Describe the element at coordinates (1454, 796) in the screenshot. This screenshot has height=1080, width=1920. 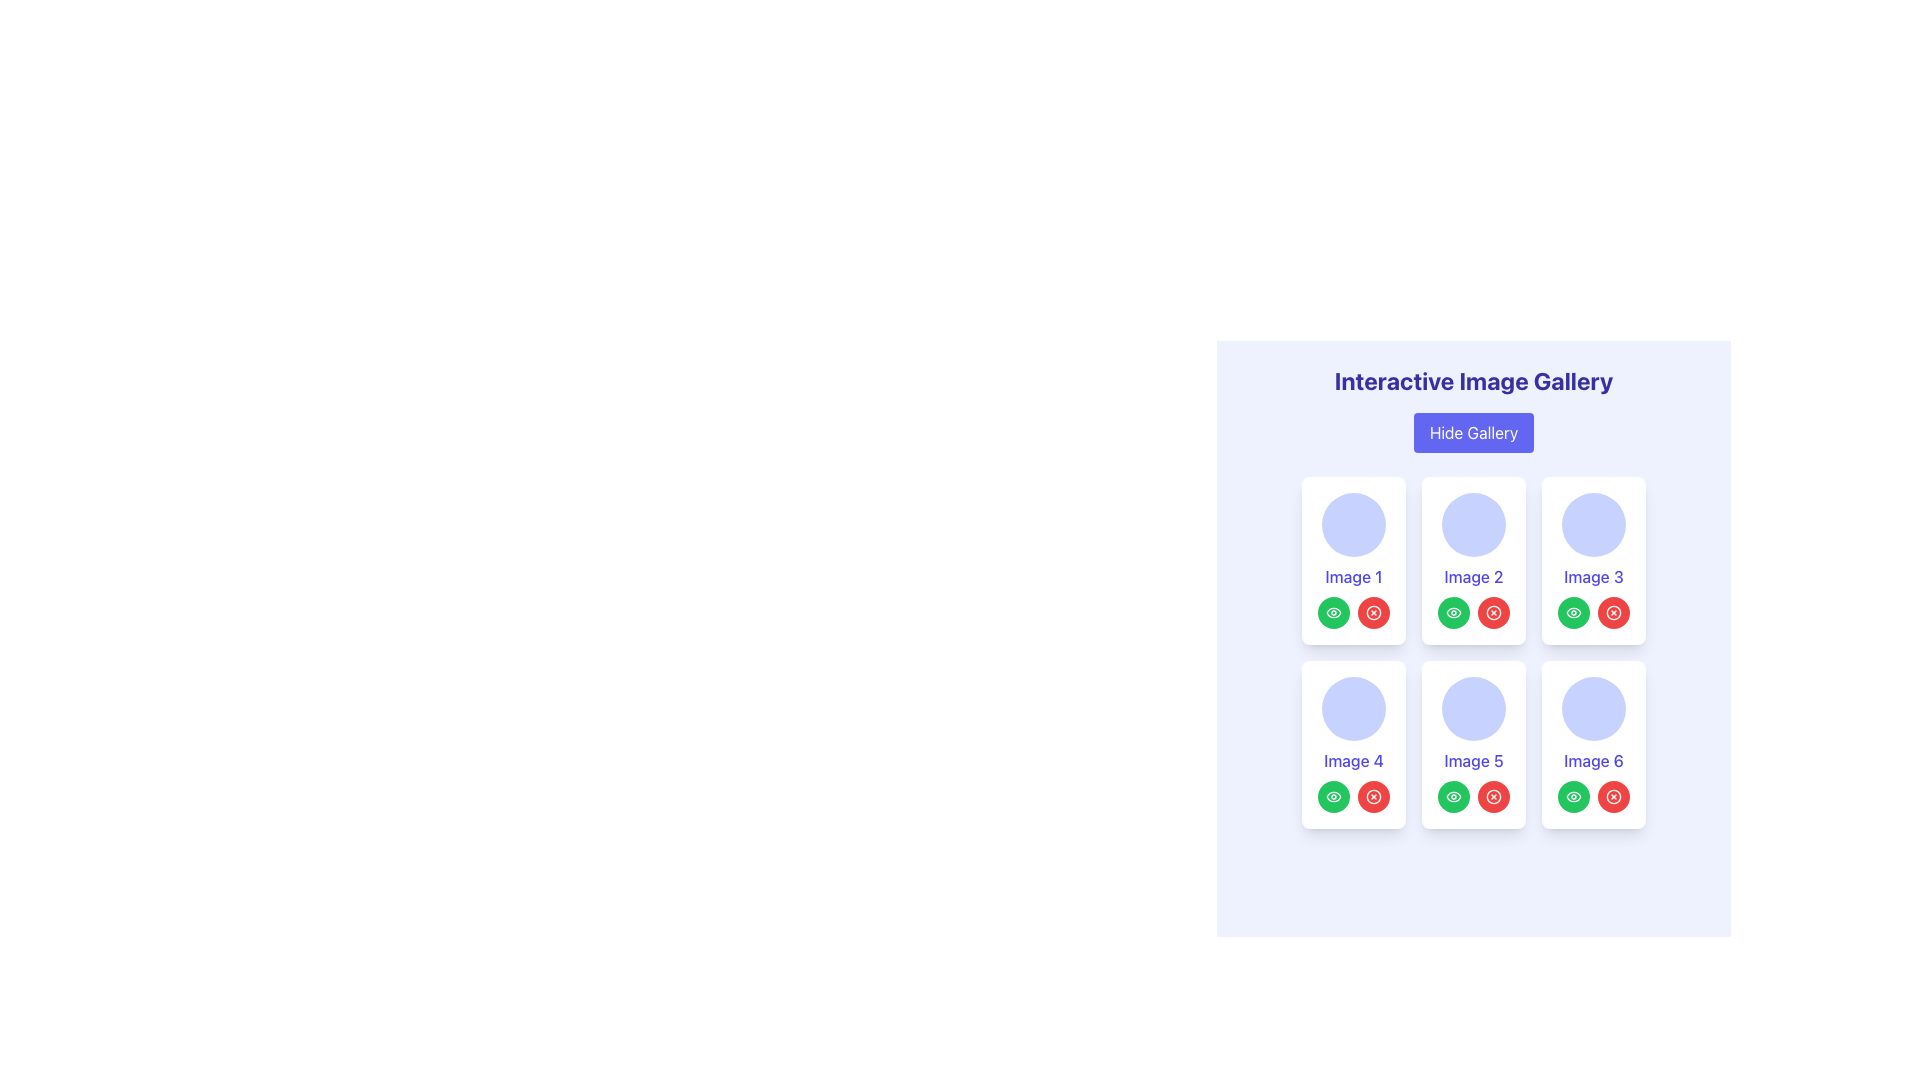
I see `the first button` at that location.